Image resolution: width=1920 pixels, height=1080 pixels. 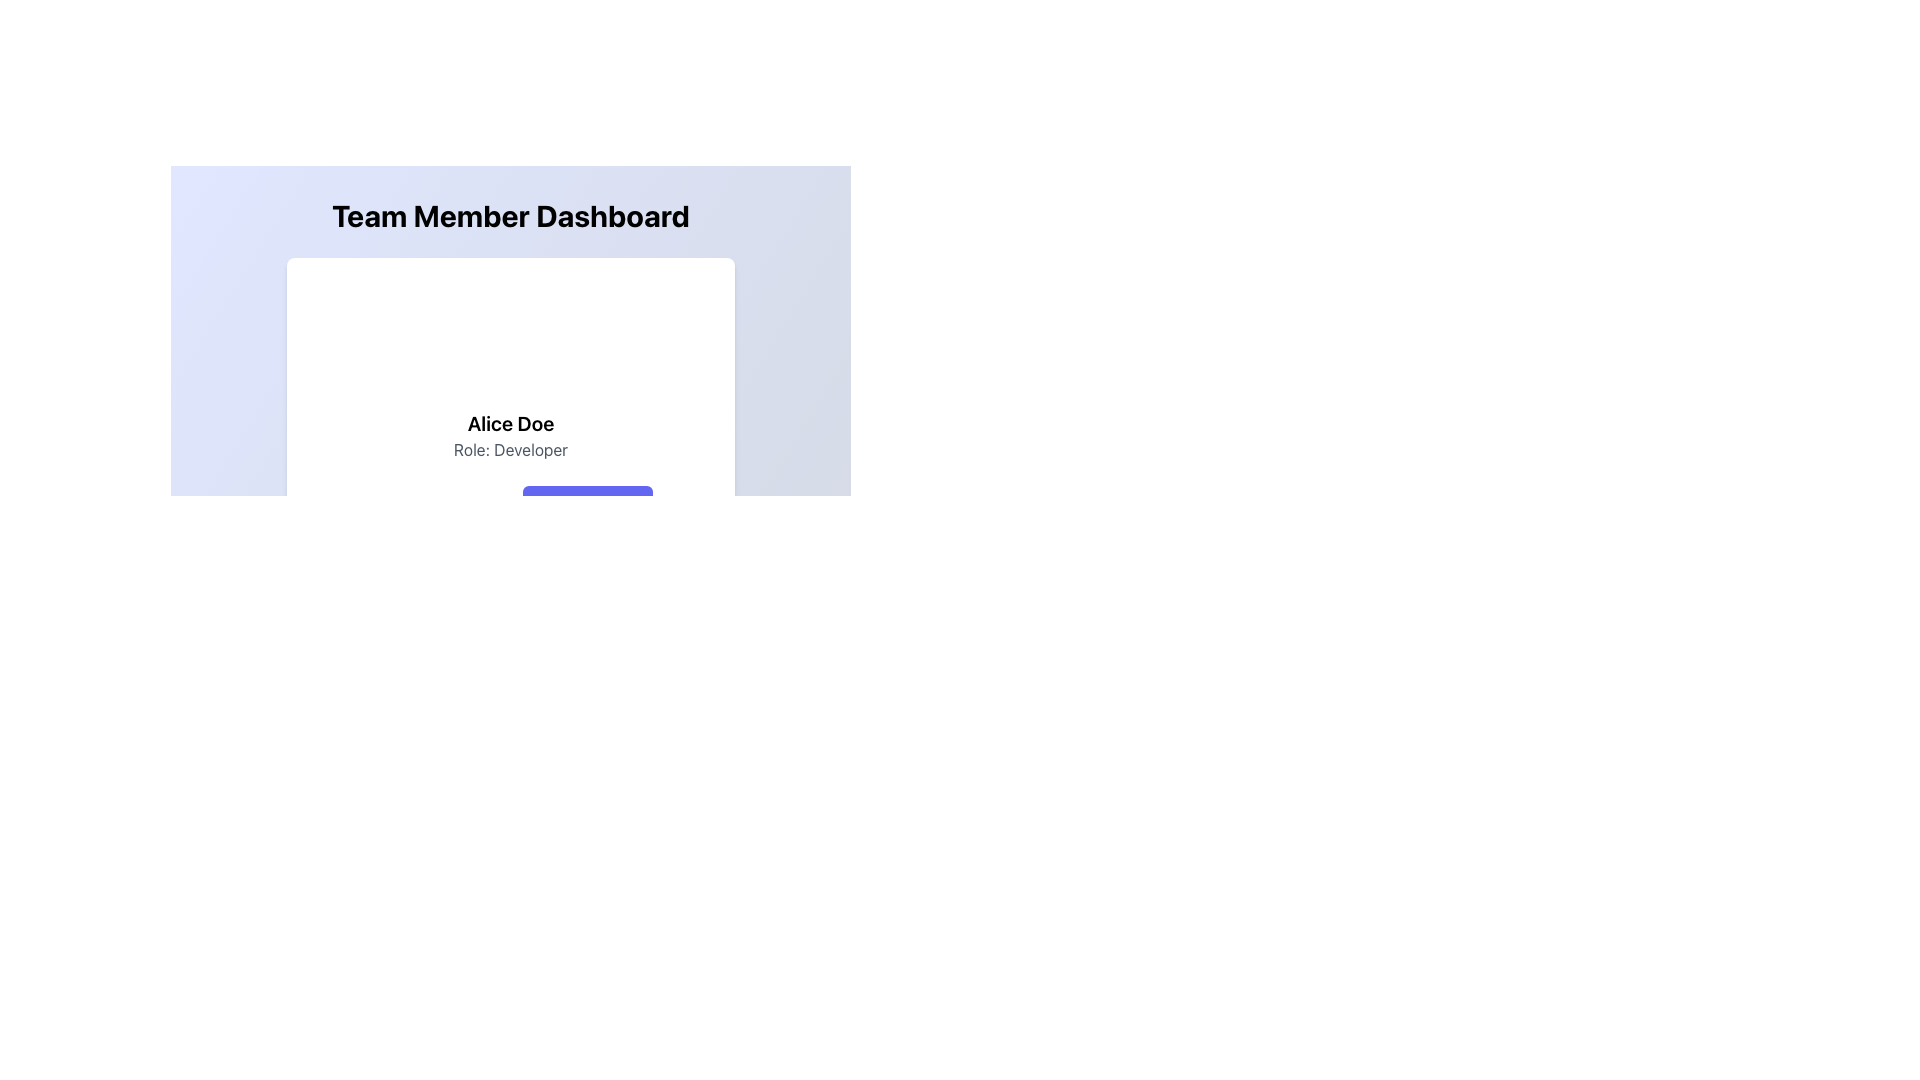 What do you see at coordinates (586, 504) in the screenshot?
I see `the 'Next Member' button, which is a rectangular button with a blue background and white text, located centrally under the text 'Alice Doe, Role: Developer' in the Team Member Dashboard` at bounding box center [586, 504].